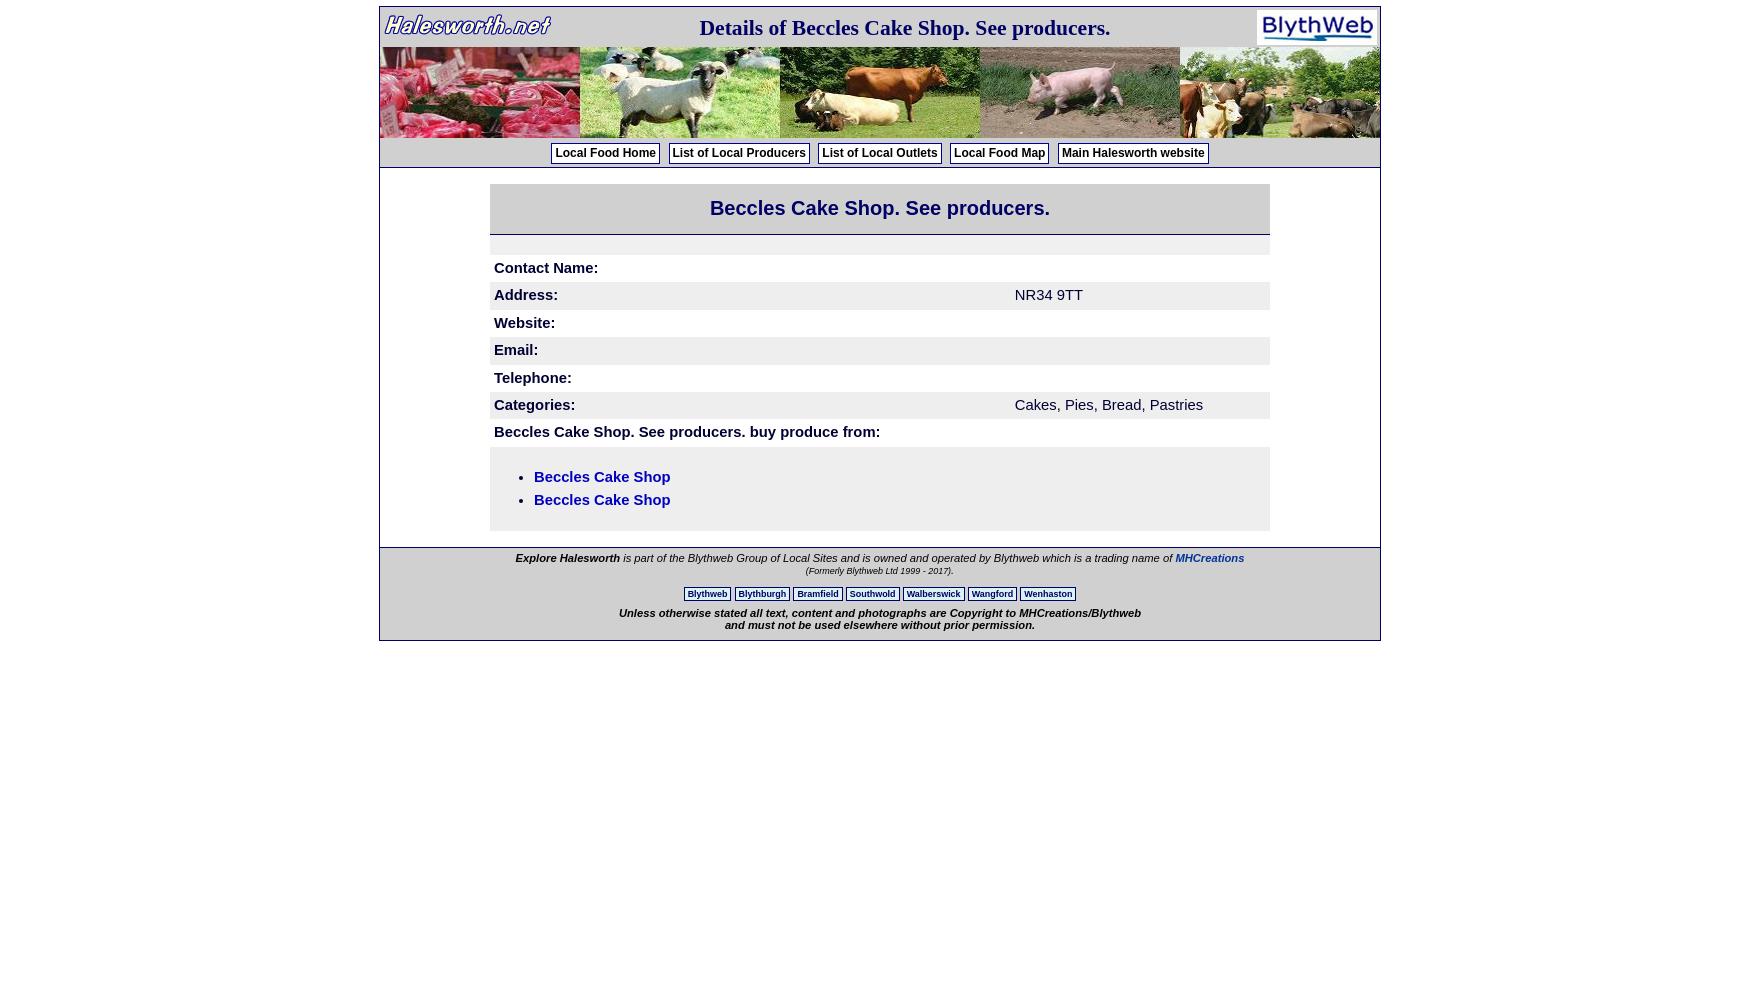  Describe the element at coordinates (1048, 593) in the screenshot. I see `'Wenhaston'` at that location.